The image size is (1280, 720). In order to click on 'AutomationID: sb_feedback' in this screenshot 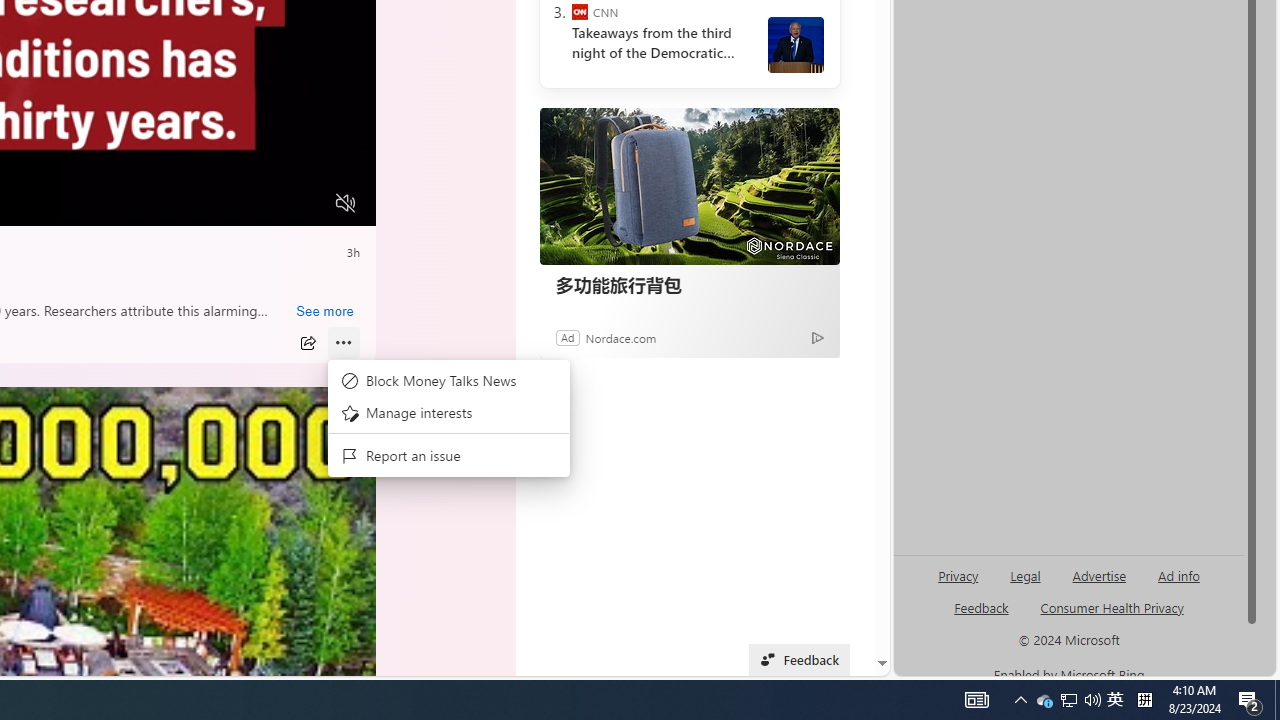, I will do `click(981, 606)`.